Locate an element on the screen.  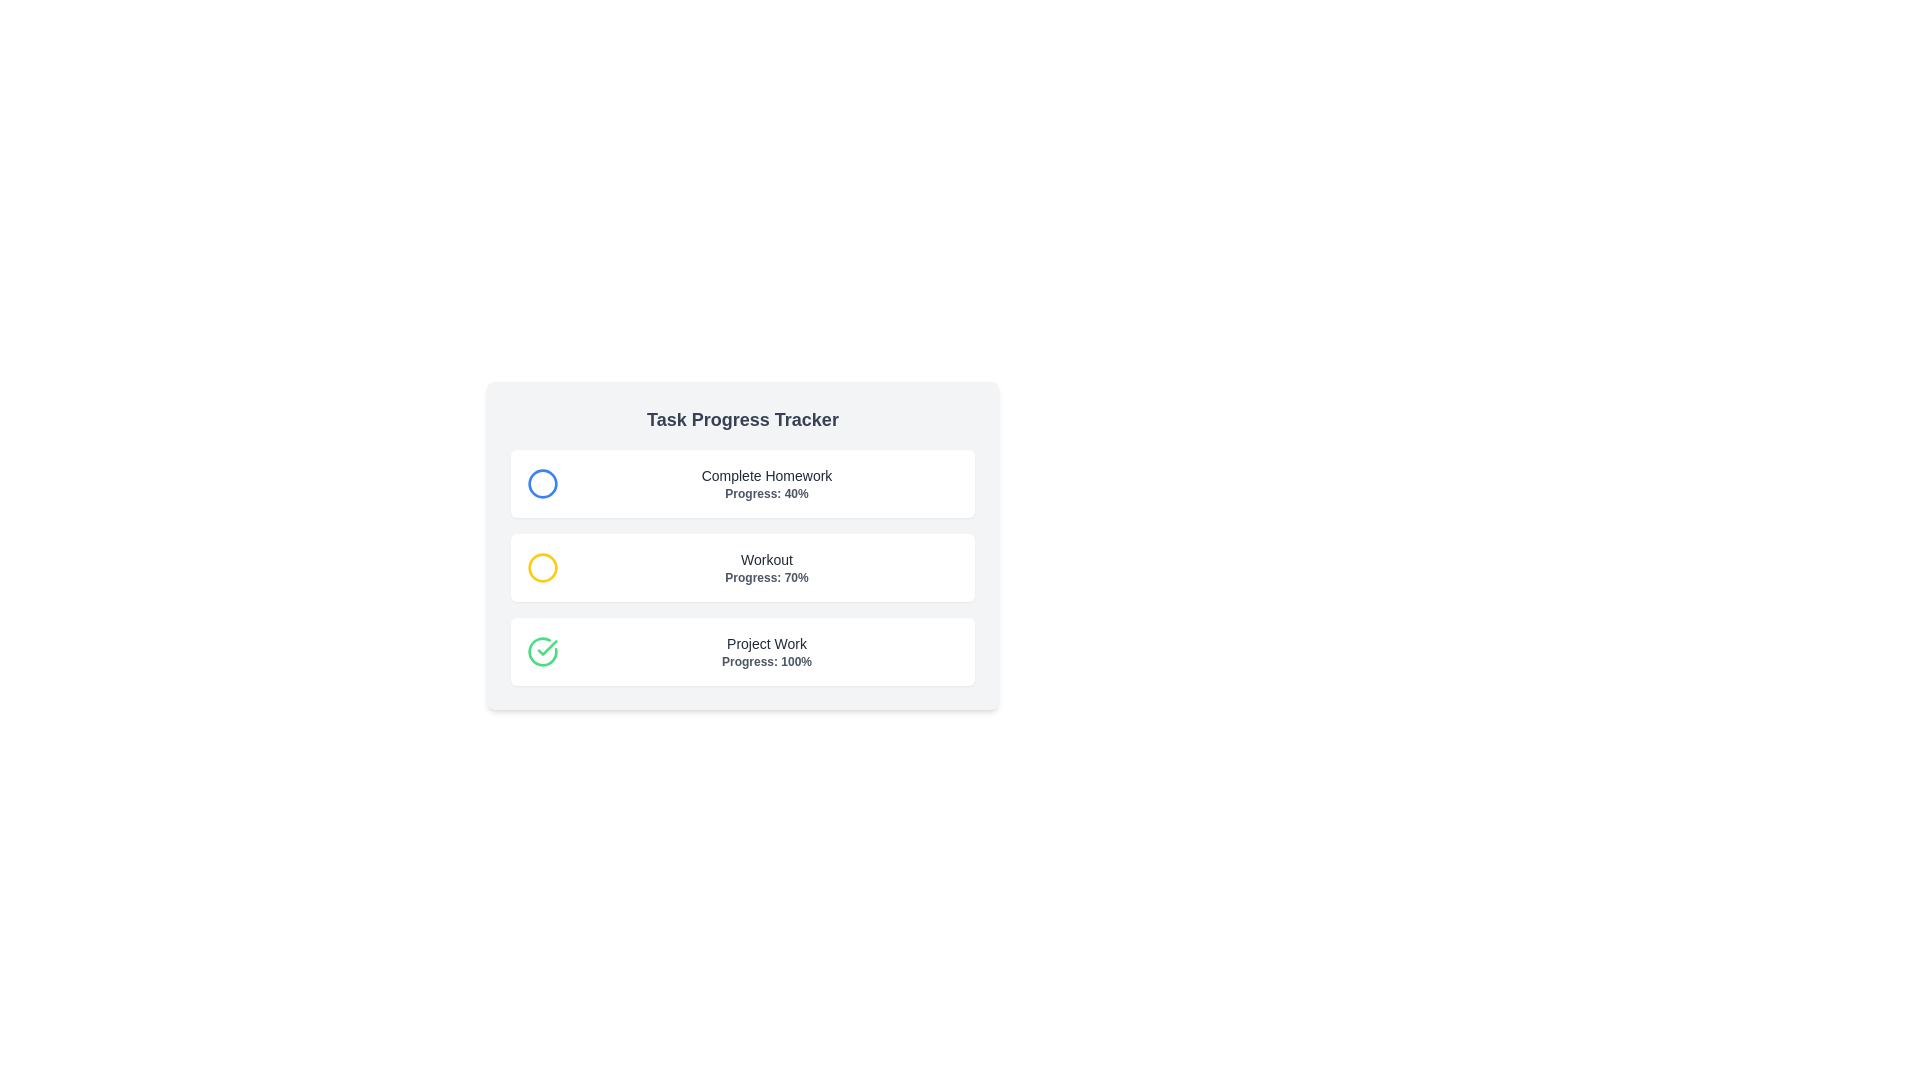
displayed text from the text content element that shows 'Project Work' and 'Progress: 100%' located within a card at the bottom of the list is located at coordinates (766, 651).